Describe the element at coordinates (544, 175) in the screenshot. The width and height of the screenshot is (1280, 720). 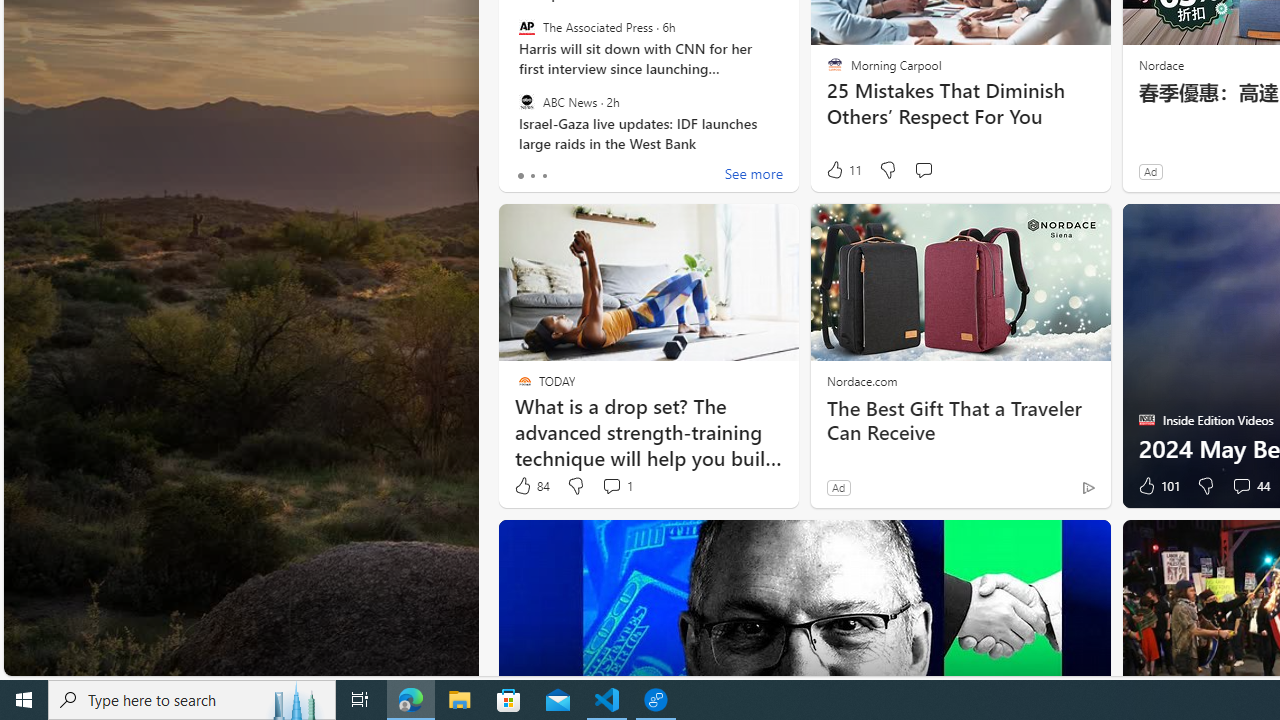
I see `'tab-2'` at that location.